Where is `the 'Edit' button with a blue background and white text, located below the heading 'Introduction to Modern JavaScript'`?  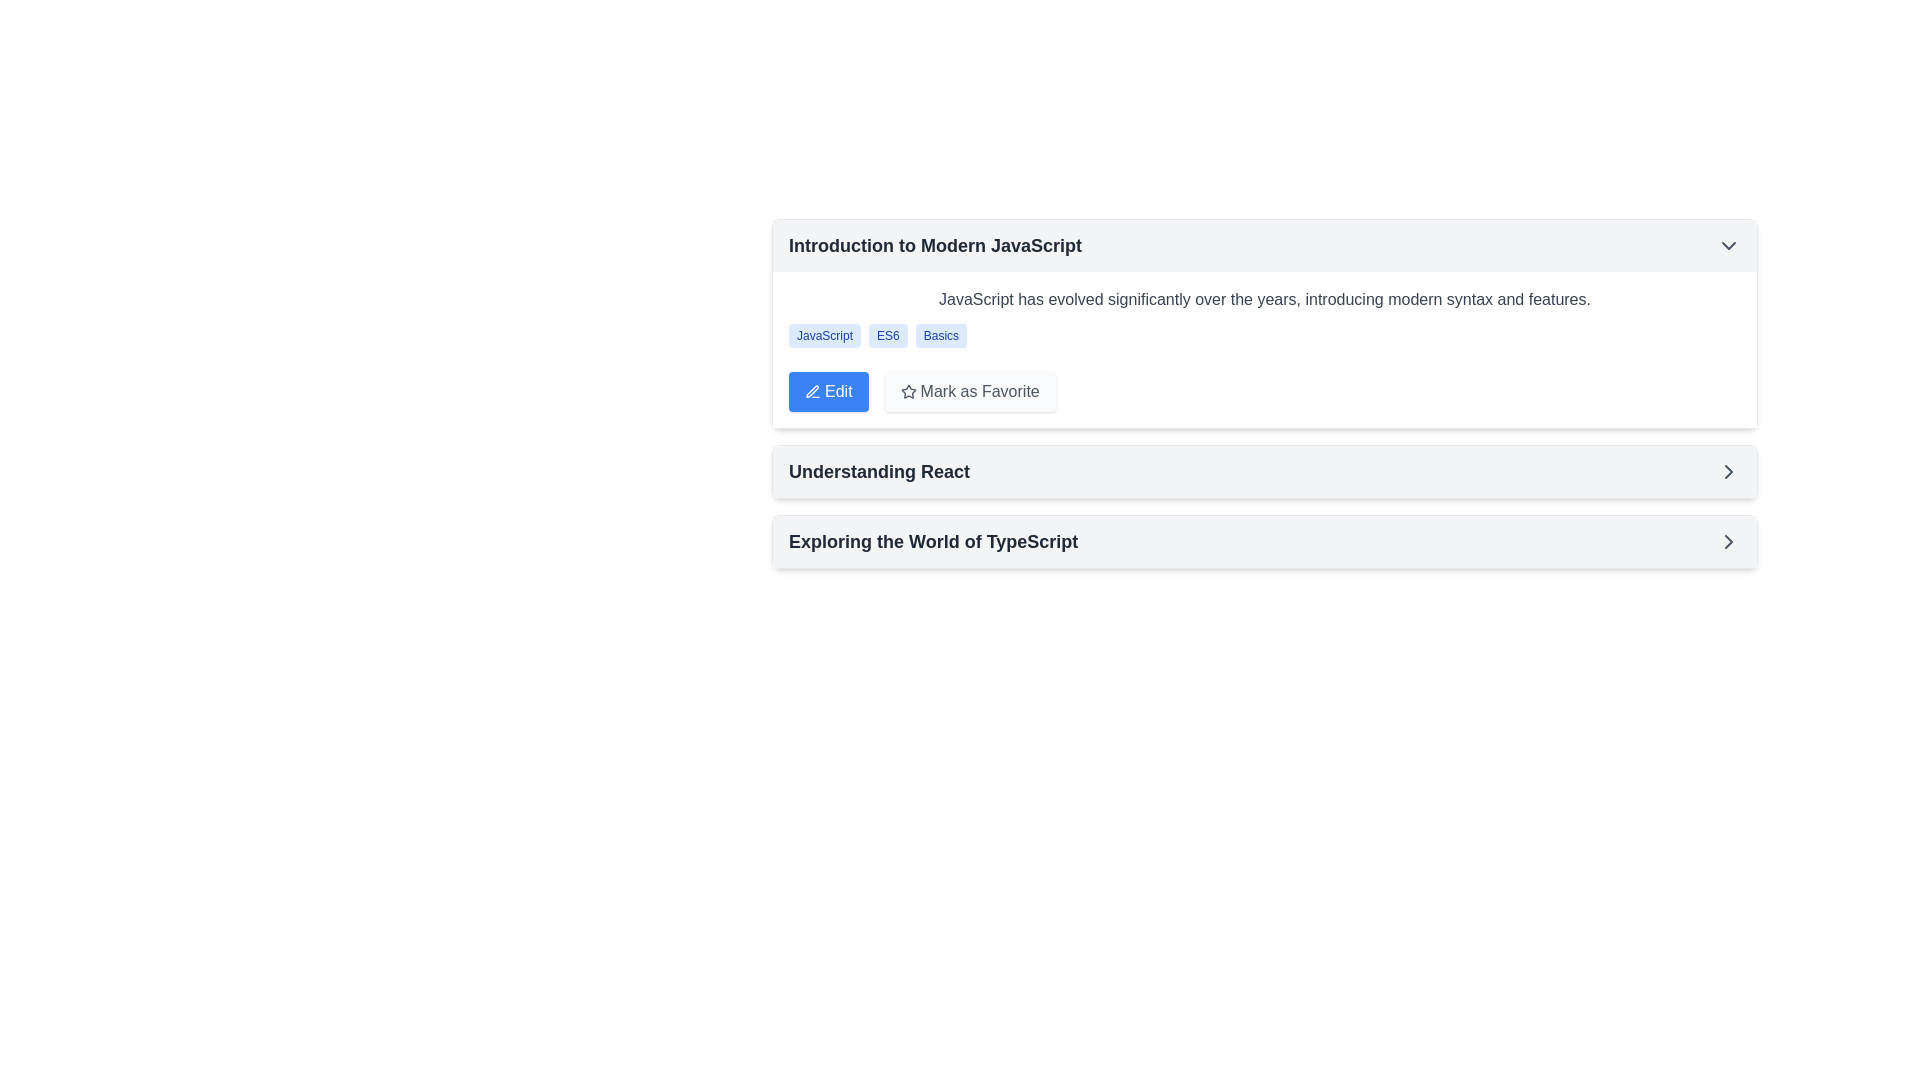 the 'Edit' button with a blue background and white text, located below the heading 'Introduction to Modern JavaScript' is located at coordinates (828, 392).